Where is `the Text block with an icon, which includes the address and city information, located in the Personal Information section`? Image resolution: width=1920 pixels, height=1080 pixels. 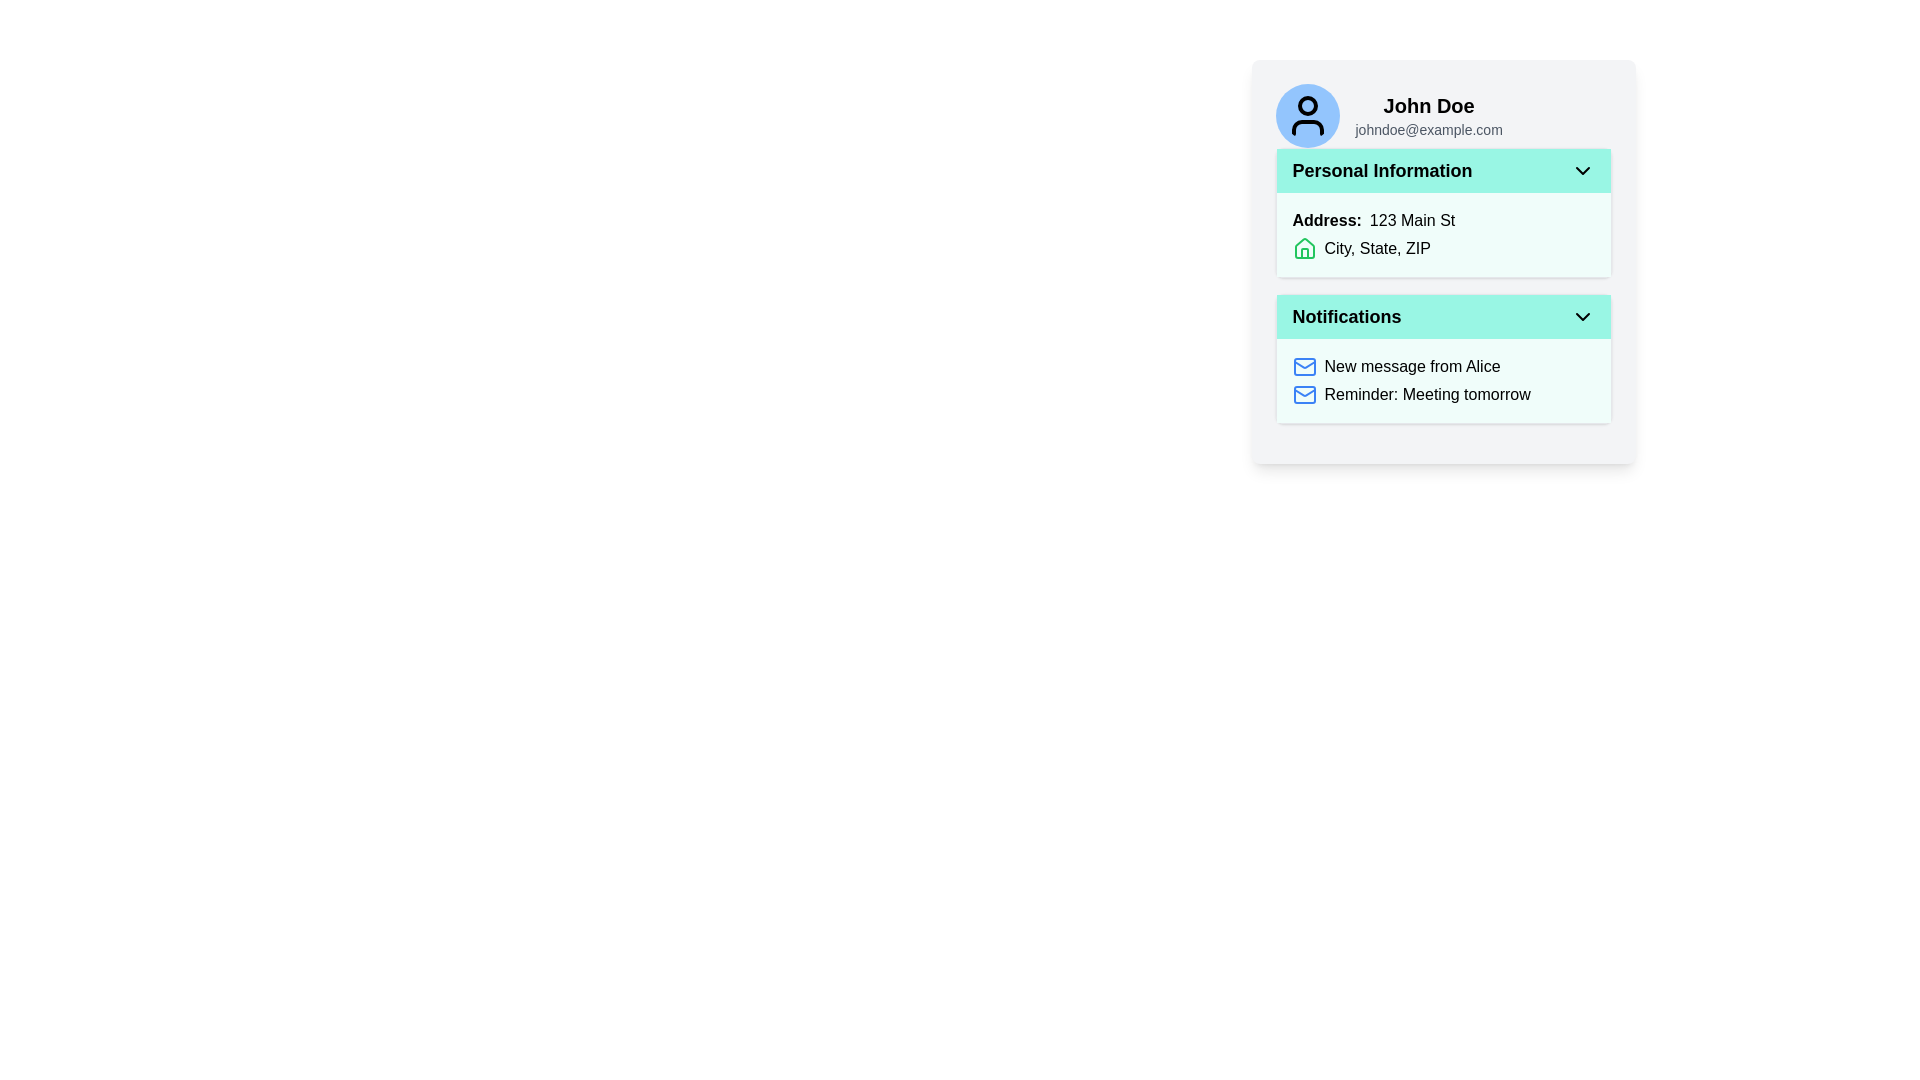
the Text block with an icon, which includes the address and city information, located in the Personal Information section is located at coordinates (1443, 234).